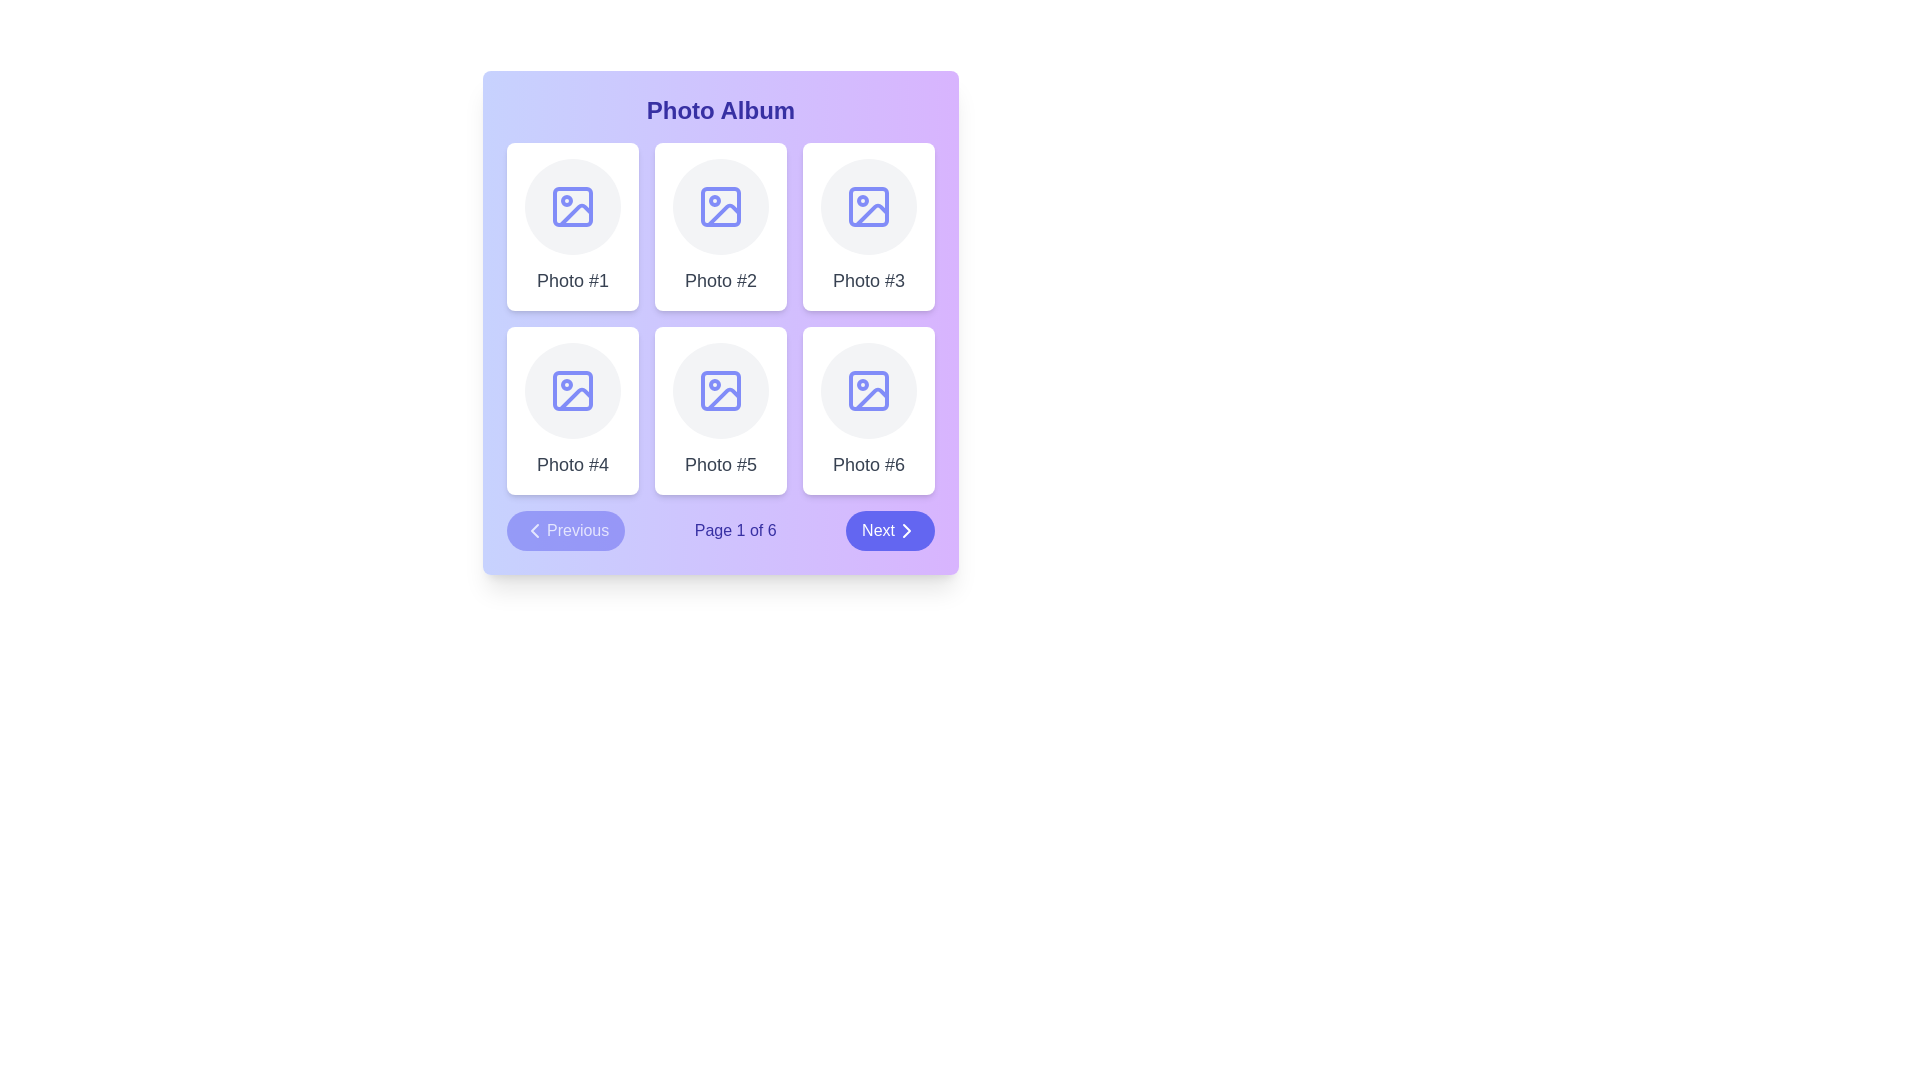 The width and height of the screenshot is (1920, 1080). I want to click on the square-shaped photo icon in the top-left corner of the photo album section, so click(571, 207).